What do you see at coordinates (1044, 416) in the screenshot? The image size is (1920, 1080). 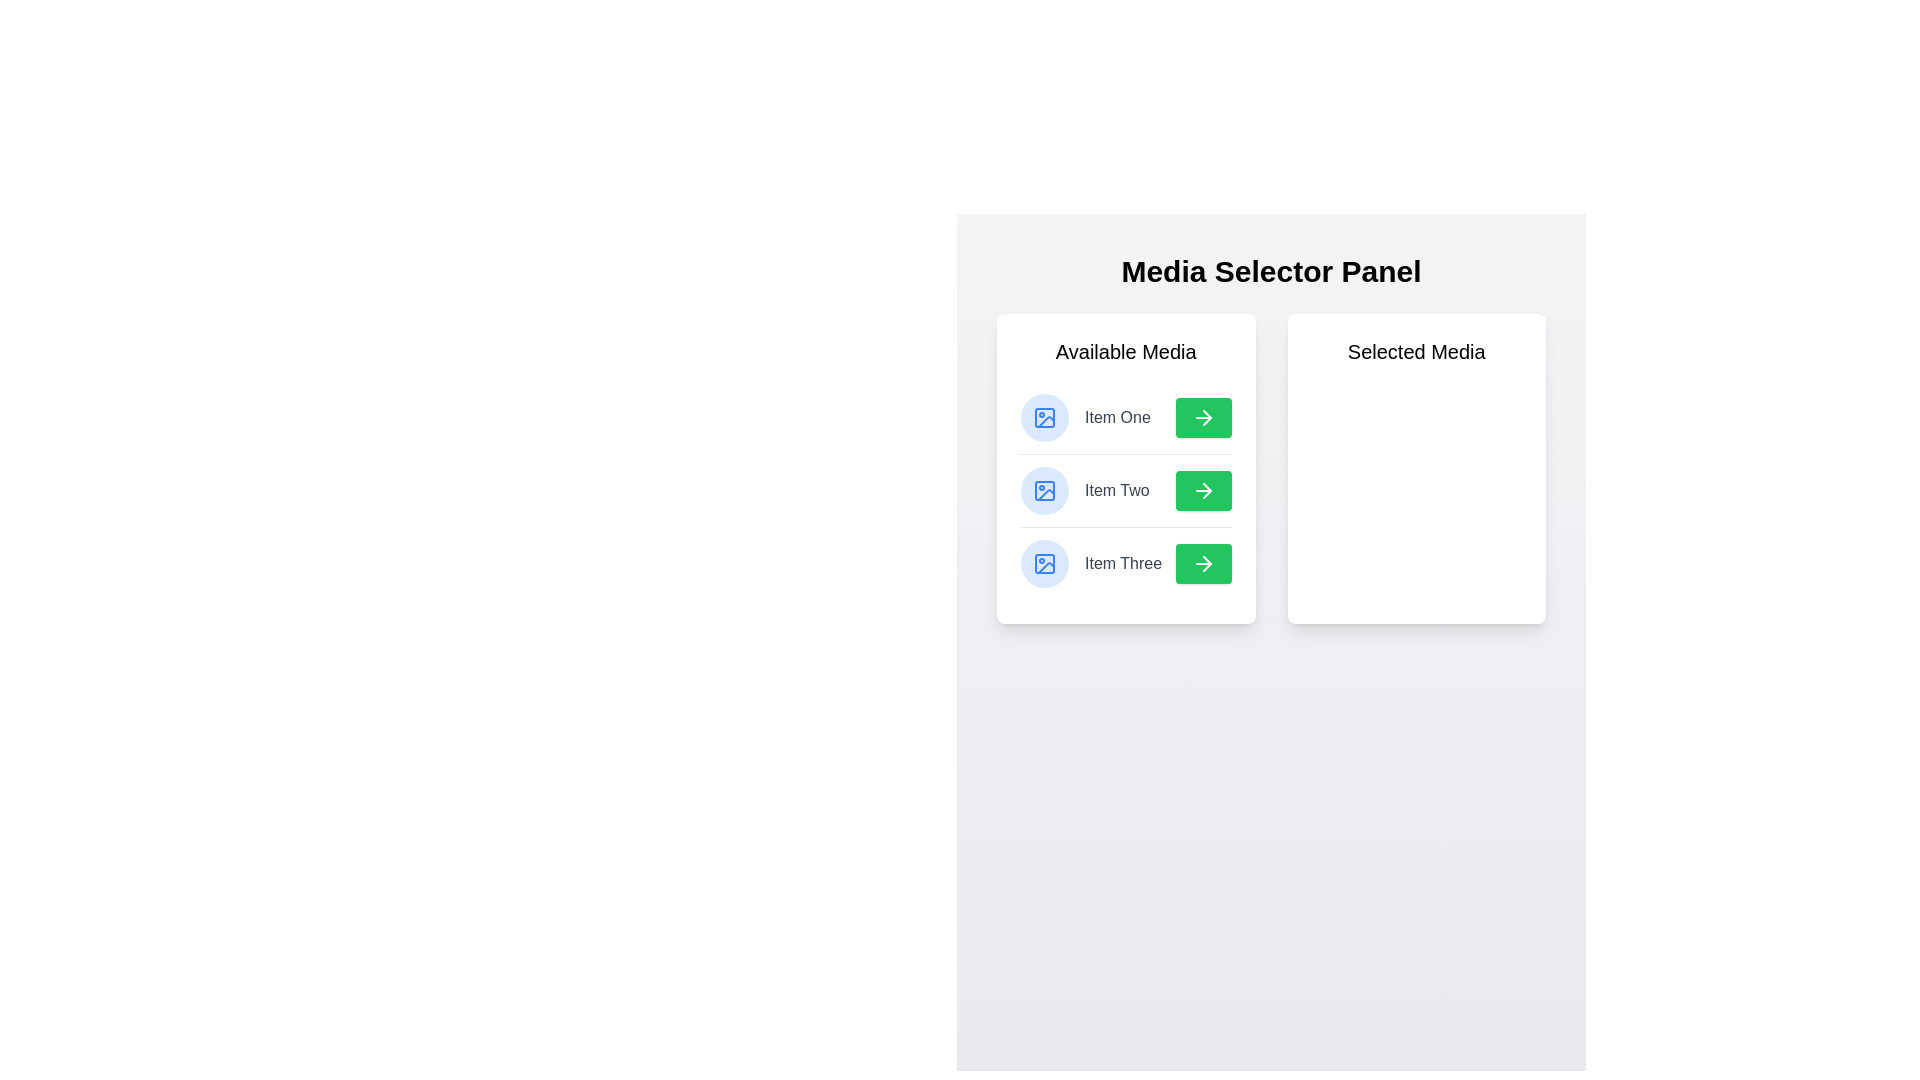 I see `the SVG component of the image icon, which is a square with rounded corners, located in the 'Available Media' section next to 'Item One'` at bounding box center [1044, 416].